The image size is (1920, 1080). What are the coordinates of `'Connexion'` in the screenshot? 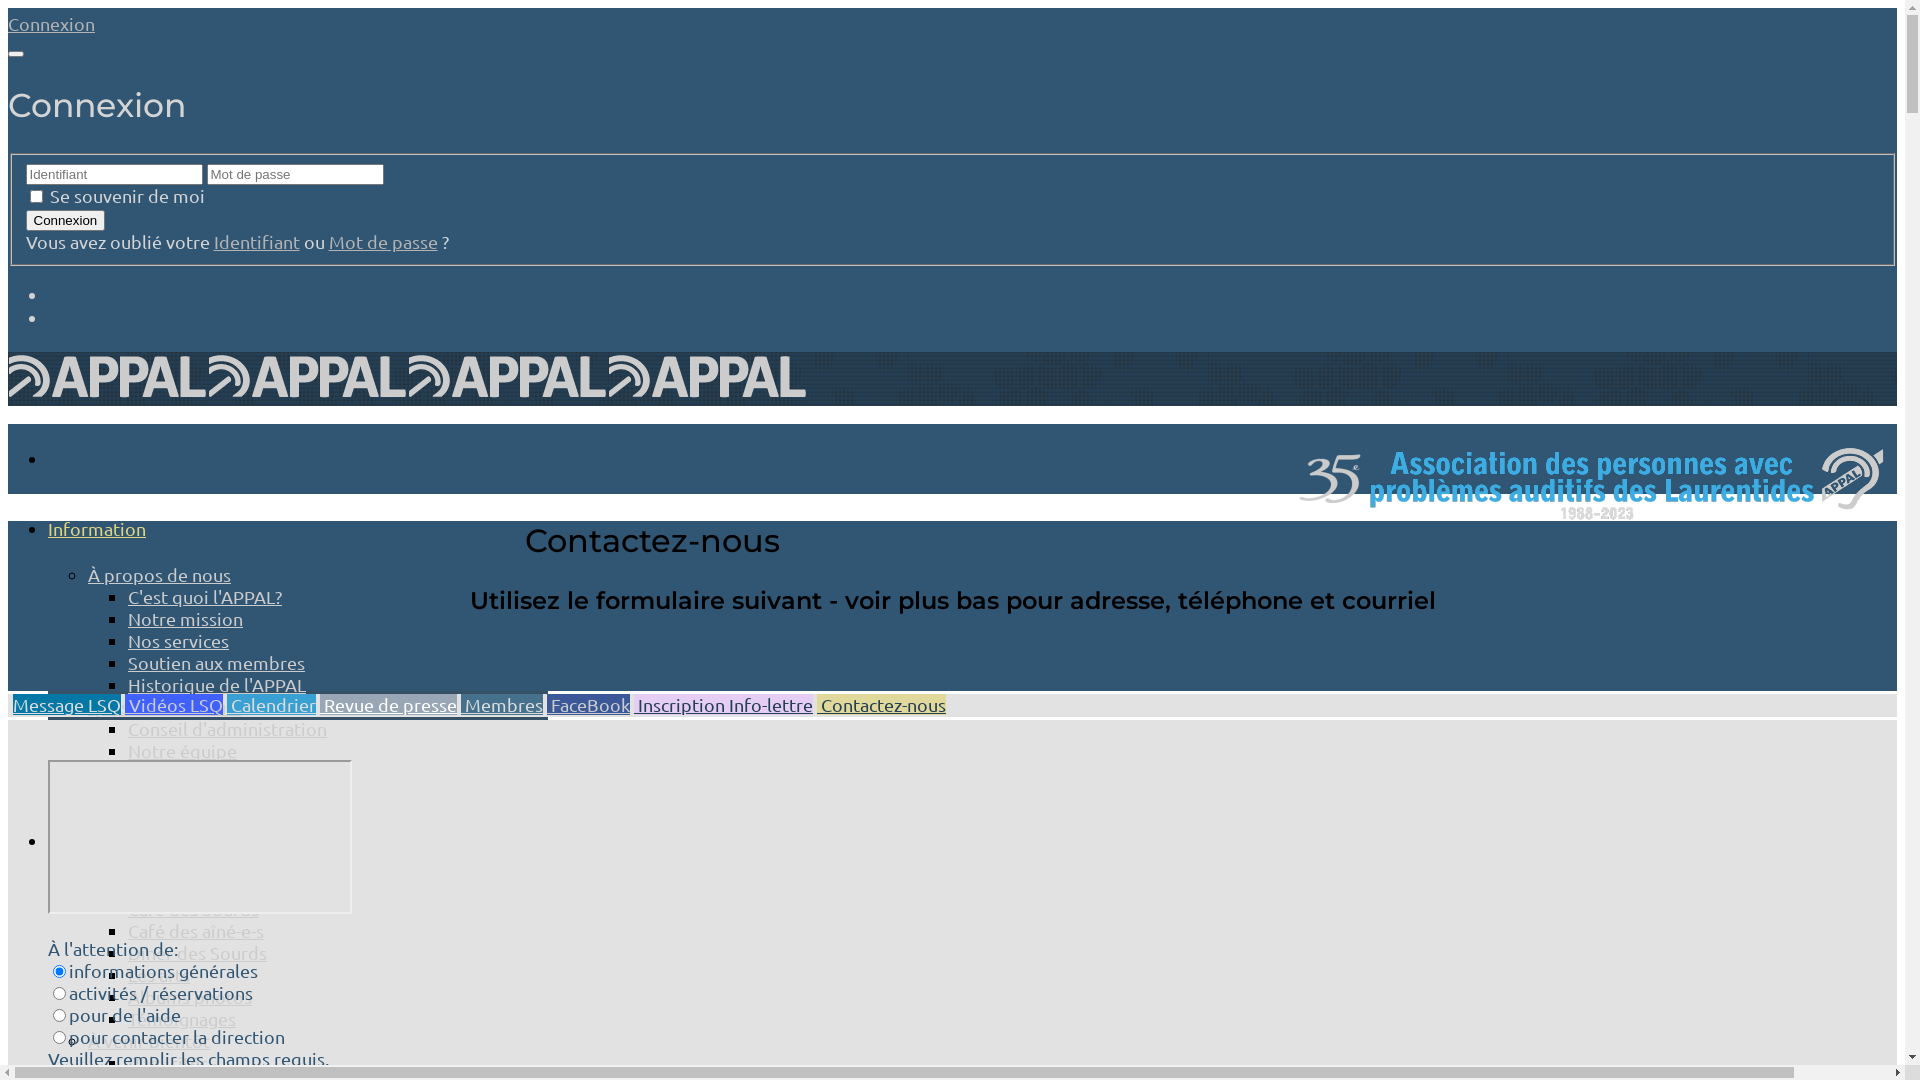 It's located at (66, 220).